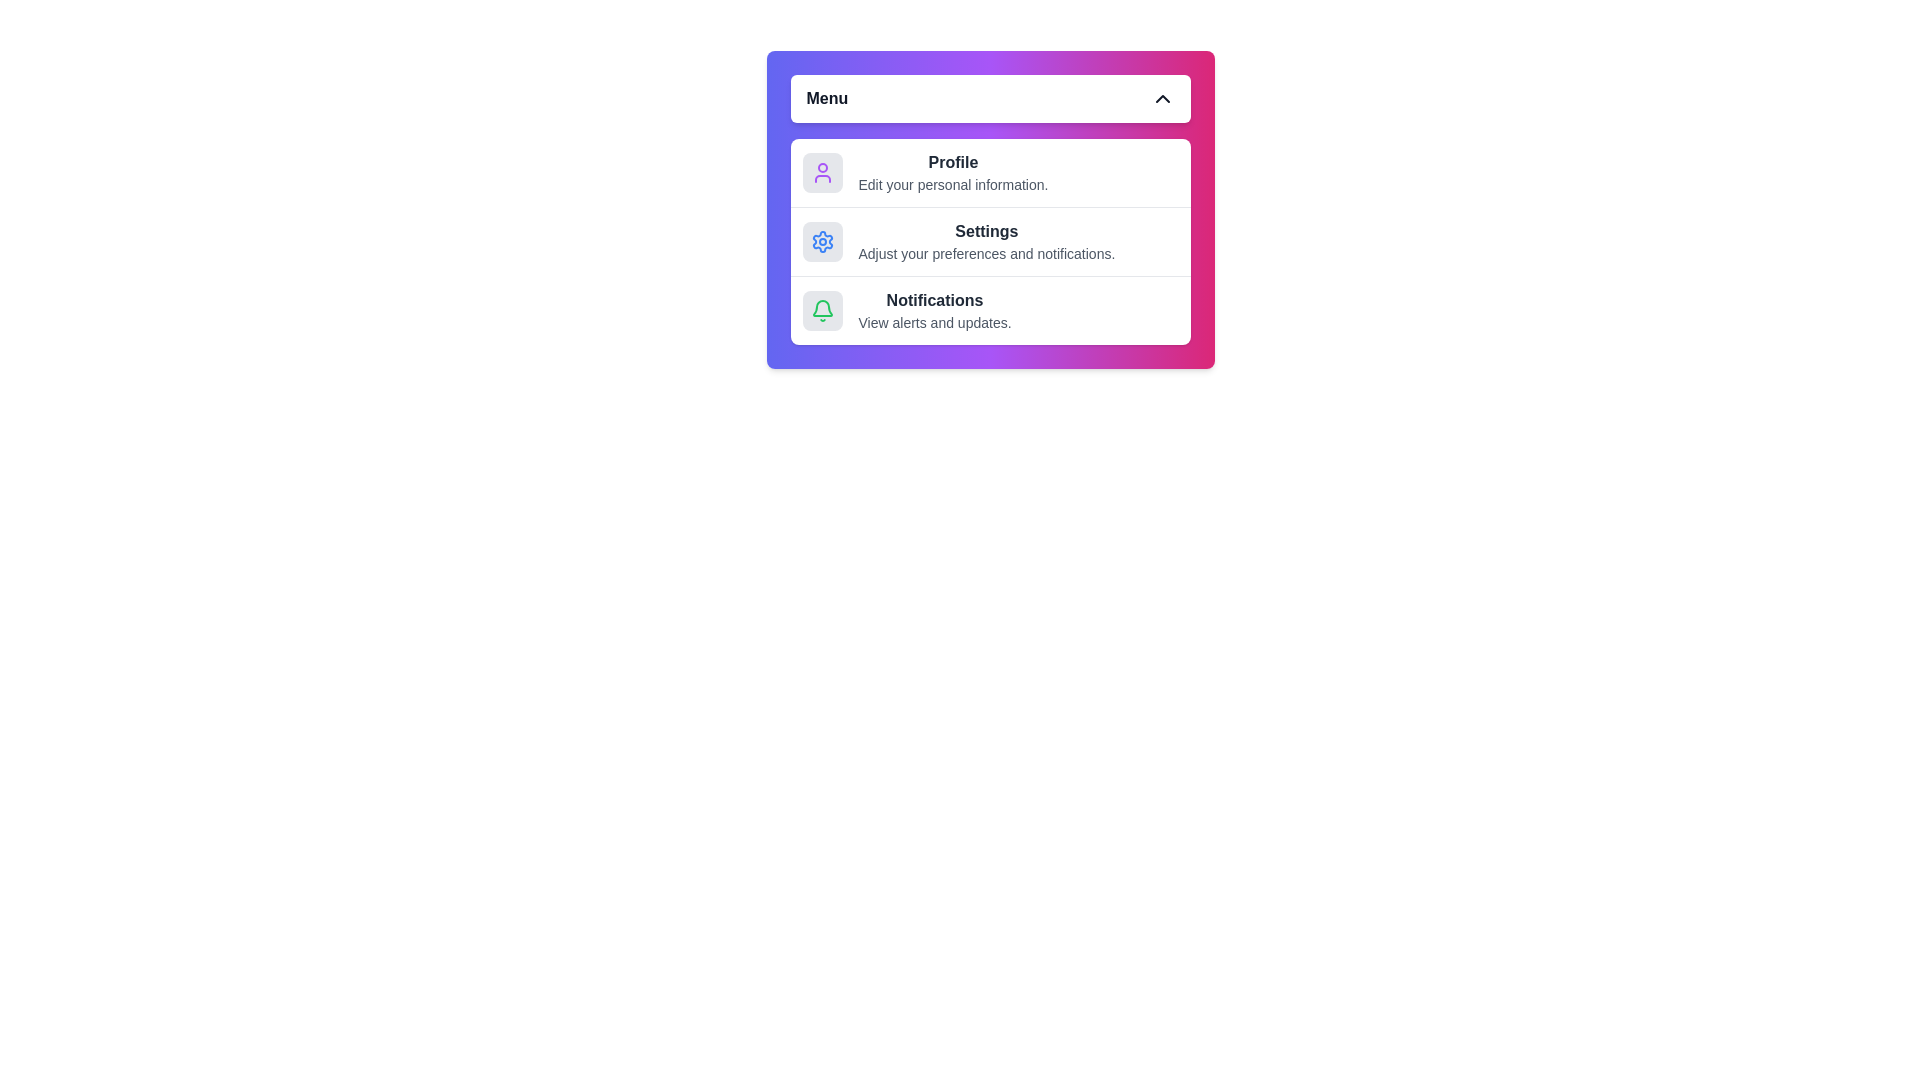  Describe the element at coordinates (822, 311) in the screenshot. I see `the Notifications icon in the menu` at that location.